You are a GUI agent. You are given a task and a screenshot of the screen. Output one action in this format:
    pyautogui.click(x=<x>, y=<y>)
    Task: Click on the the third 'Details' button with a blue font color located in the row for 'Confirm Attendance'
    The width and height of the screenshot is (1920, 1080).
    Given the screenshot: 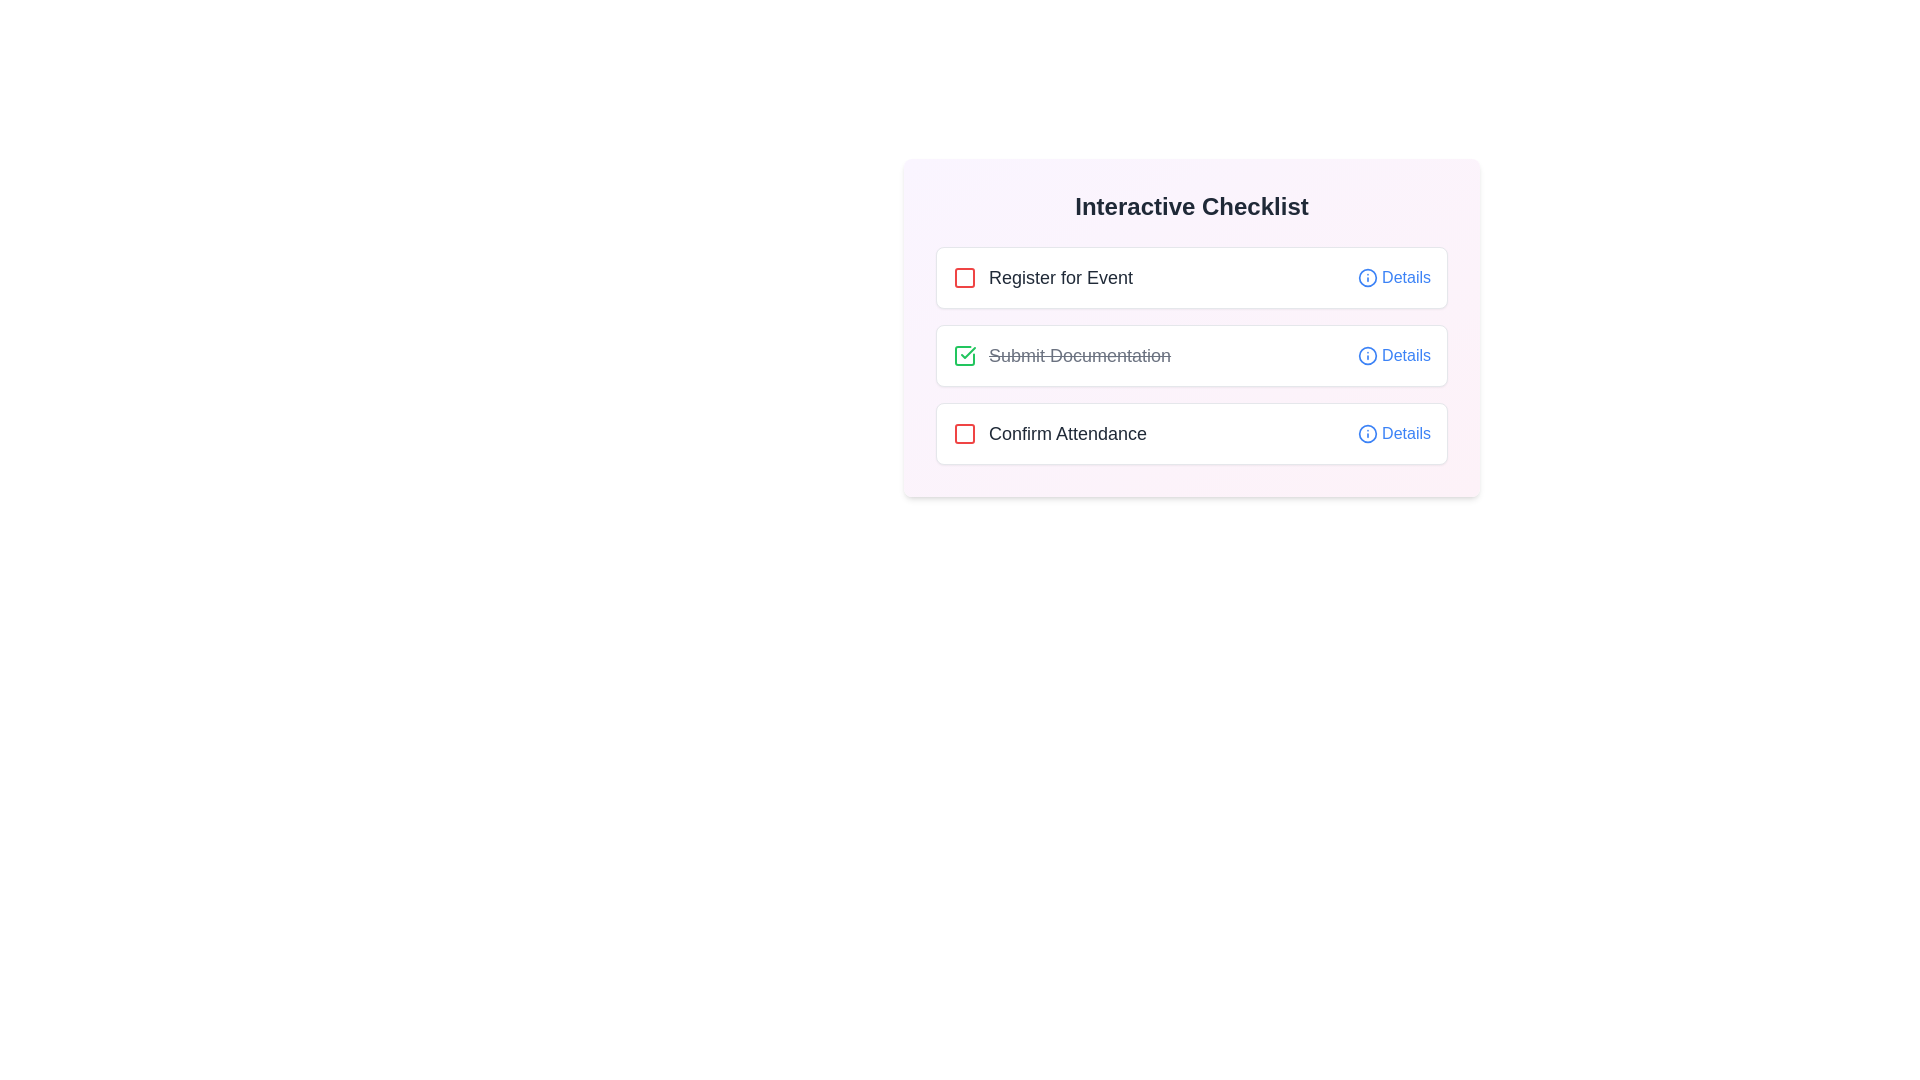 What is the action you would take?
    pyautogui.click(x=1393, y=433)
    